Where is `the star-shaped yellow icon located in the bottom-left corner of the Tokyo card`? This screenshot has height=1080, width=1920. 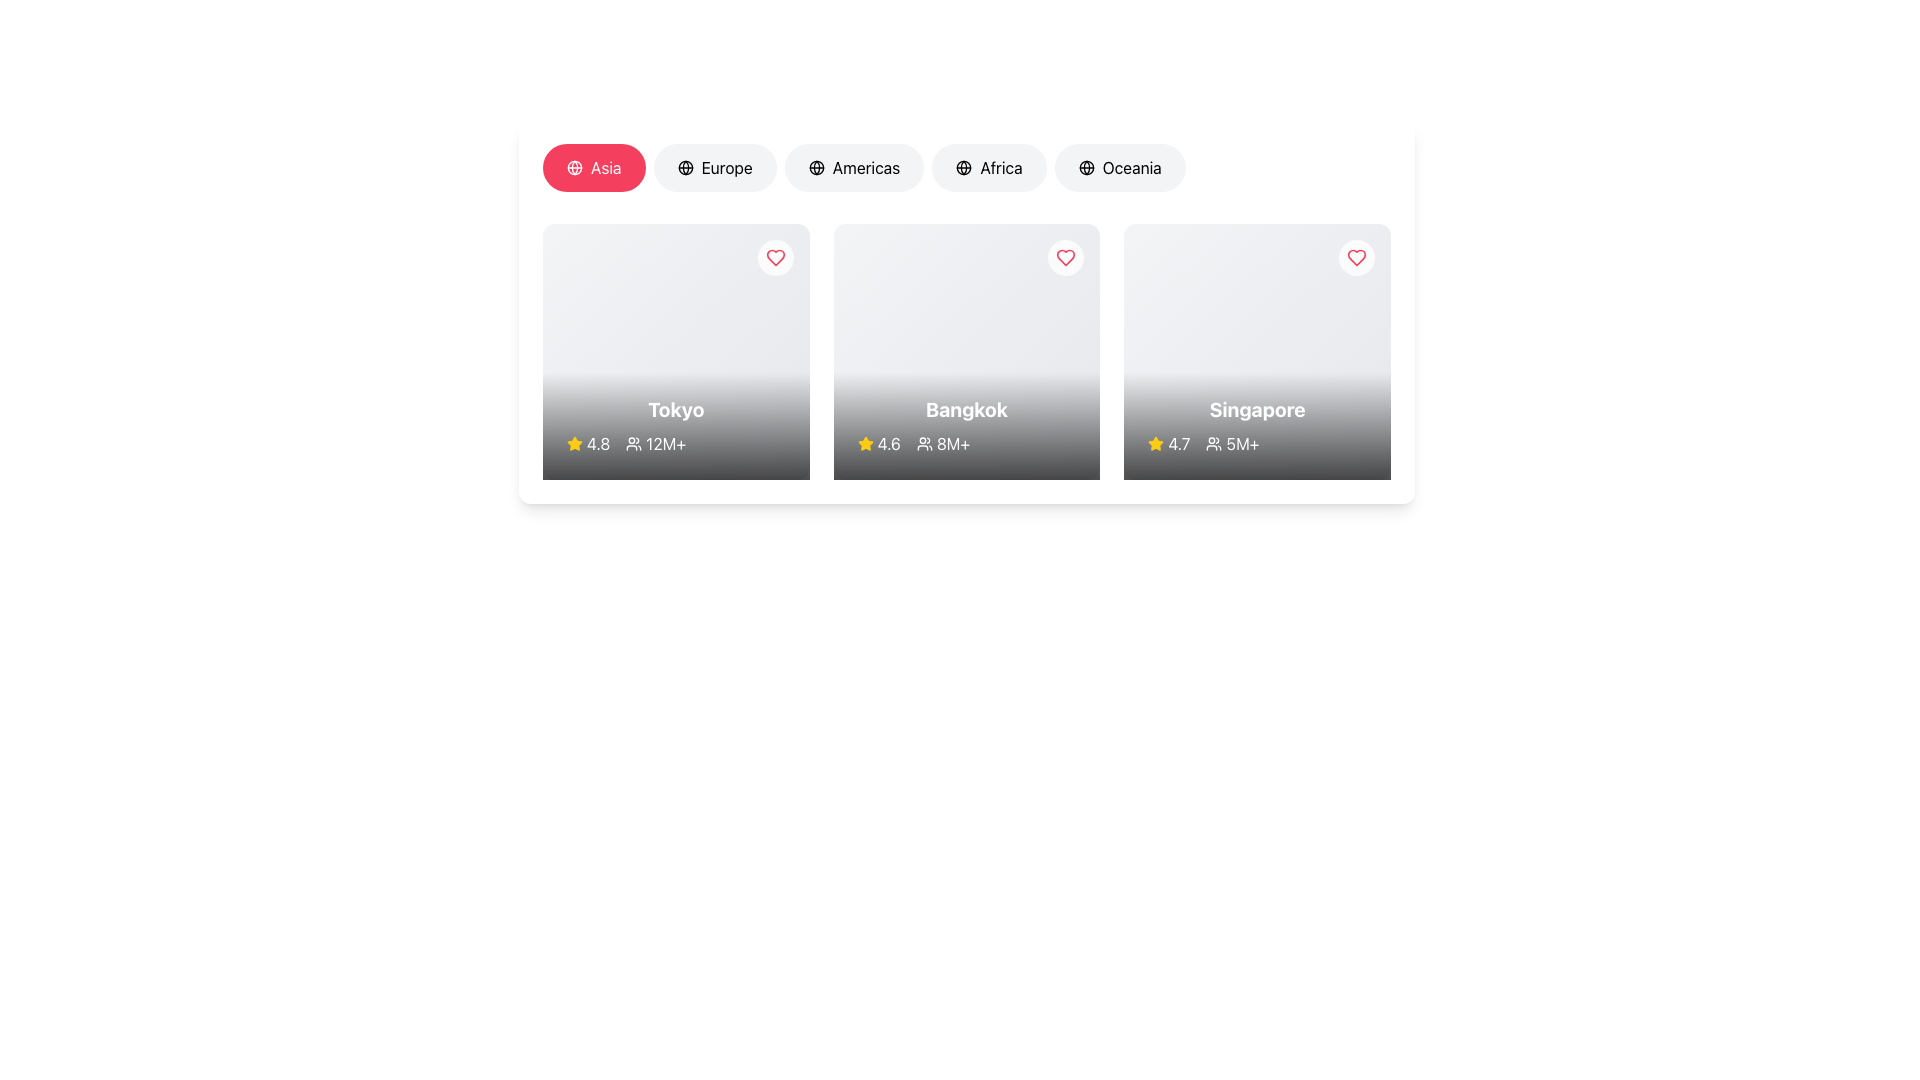 the star-shaped yellow icon located in the bottom-left corner of the Tokyo card is located at coordinates (574, 442).